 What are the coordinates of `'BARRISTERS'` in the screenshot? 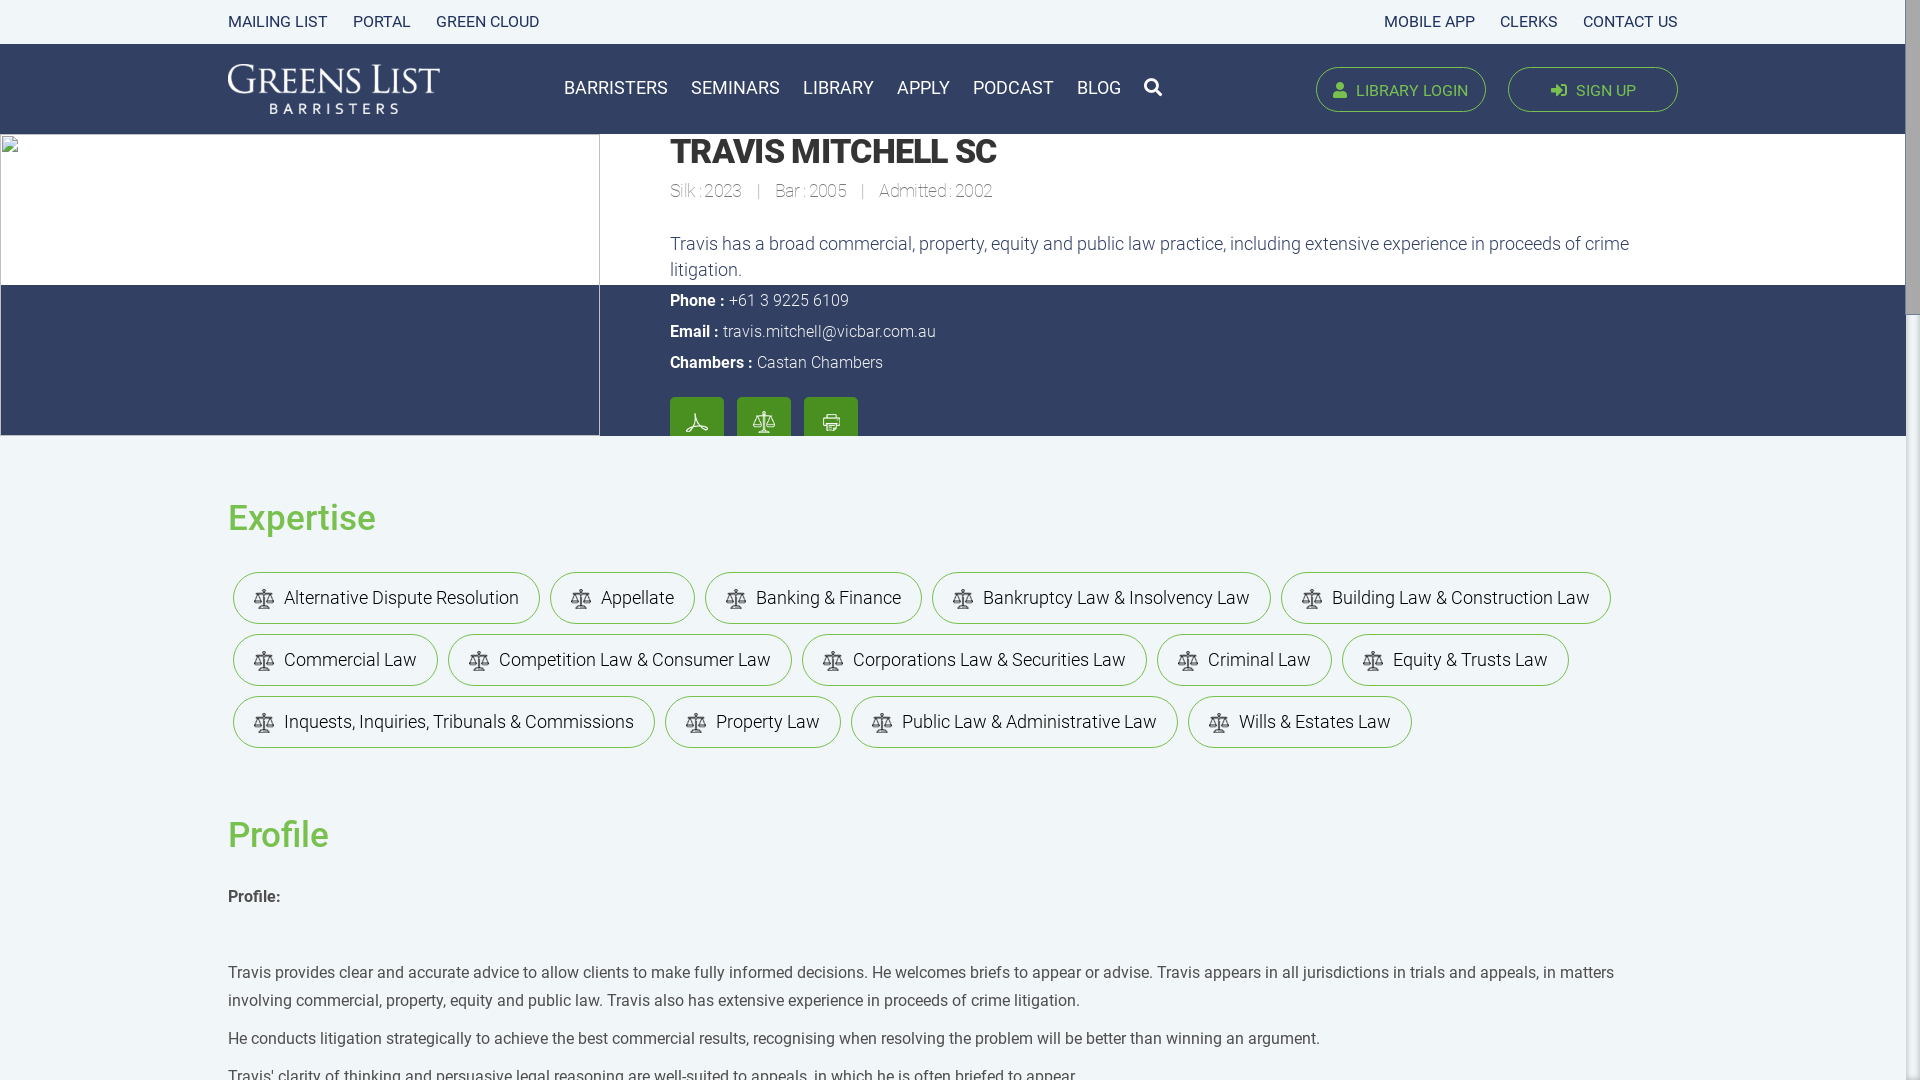 It's located at (614, 86).